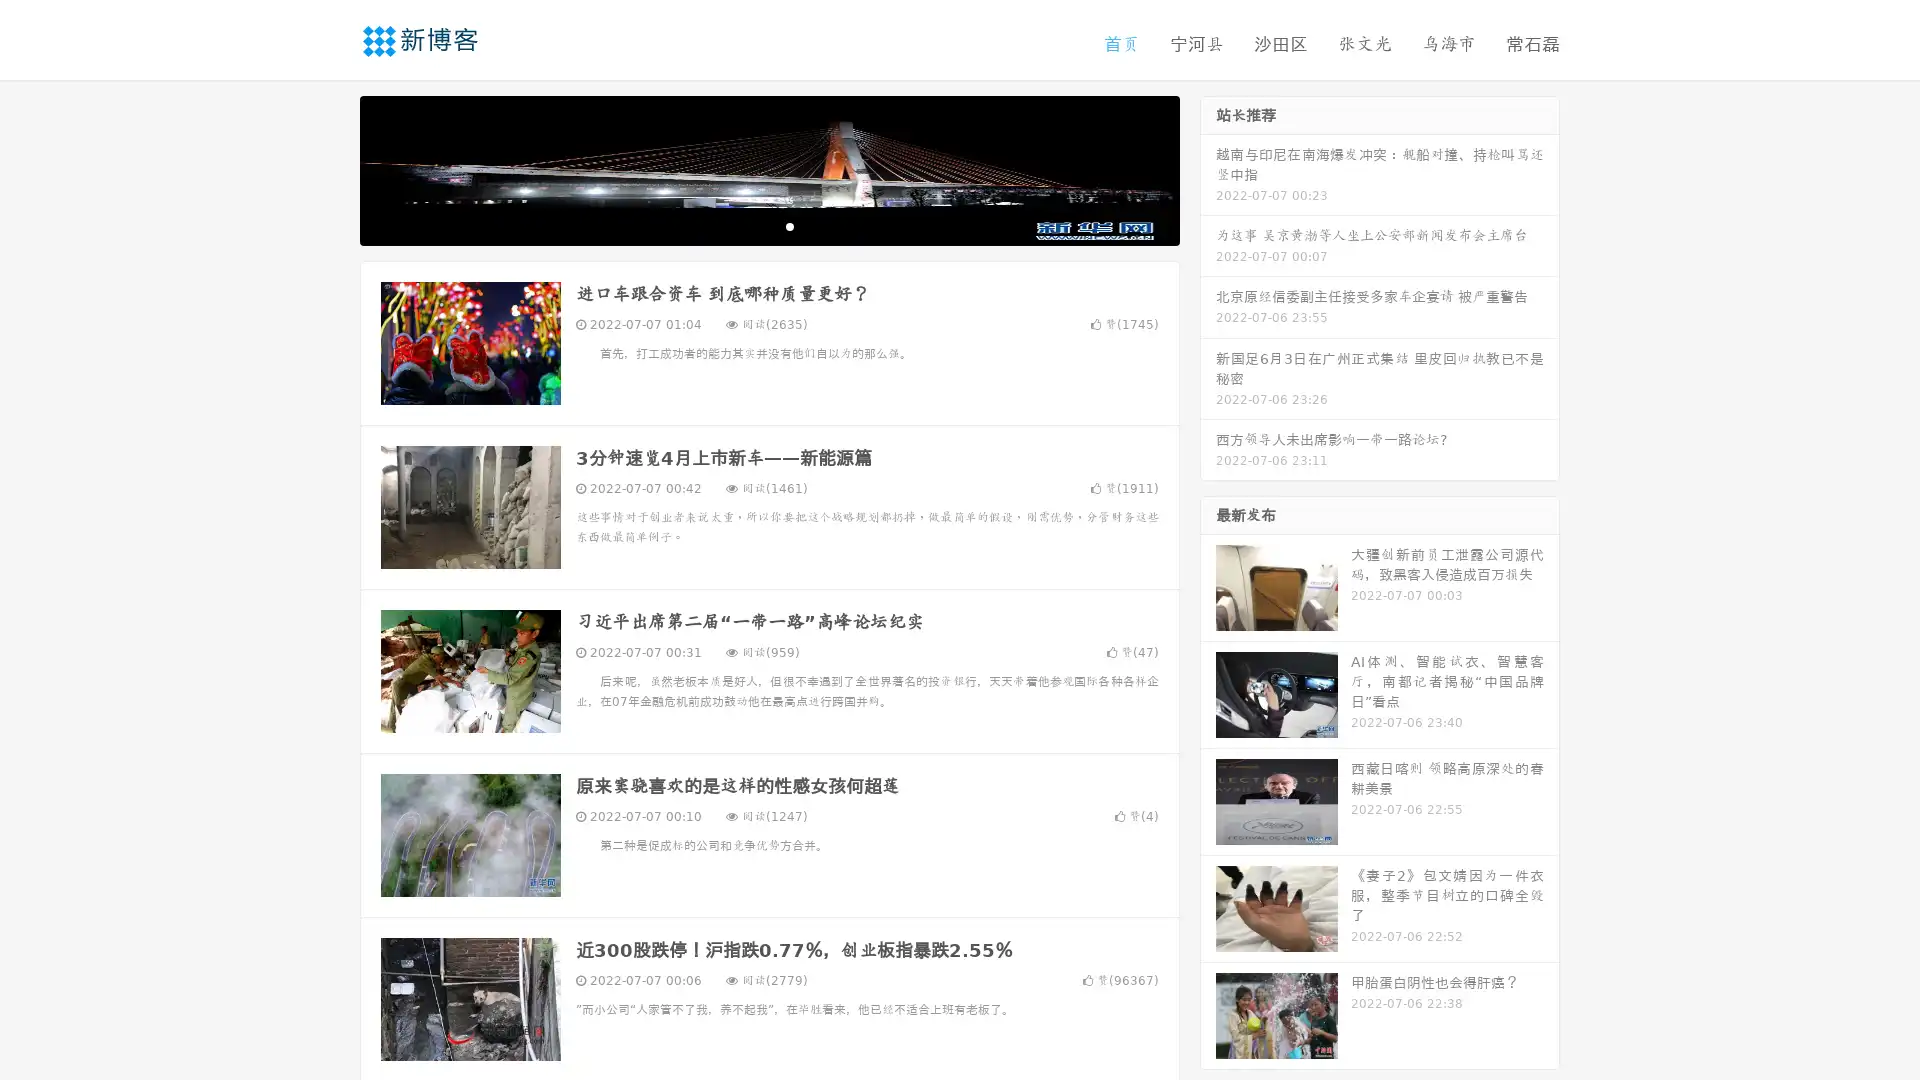 This screenshot has width=1920, height=1080. Describe the element at coordinates (1208, 168) in the screenshot. I see `Next slide` at that location.